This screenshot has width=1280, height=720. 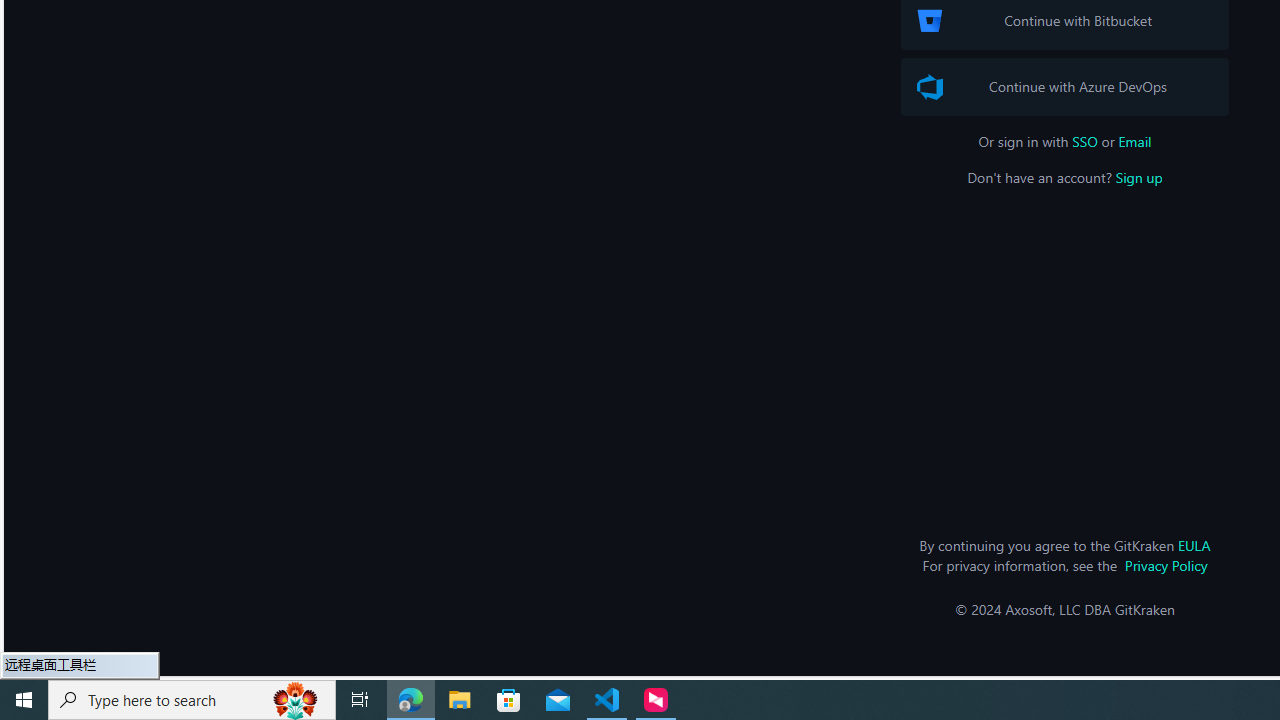 What do you see at coordinates (928, 20) in the screenshot?
I see `'Bitbucket Logo'` at bounding box center [928, 20].